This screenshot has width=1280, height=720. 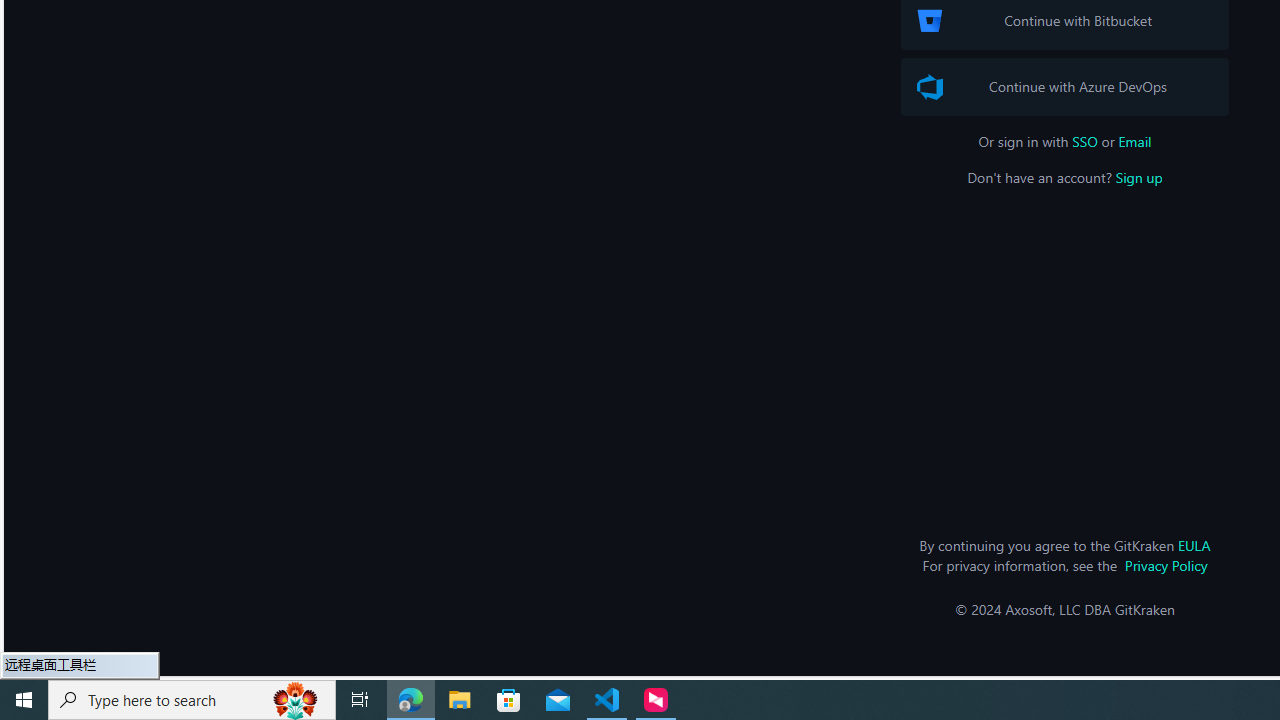 What do you see at coordinates (928, 20) in the screenshot?
I see `'Bitbucket Logo'` at bounding box center [928, 20].